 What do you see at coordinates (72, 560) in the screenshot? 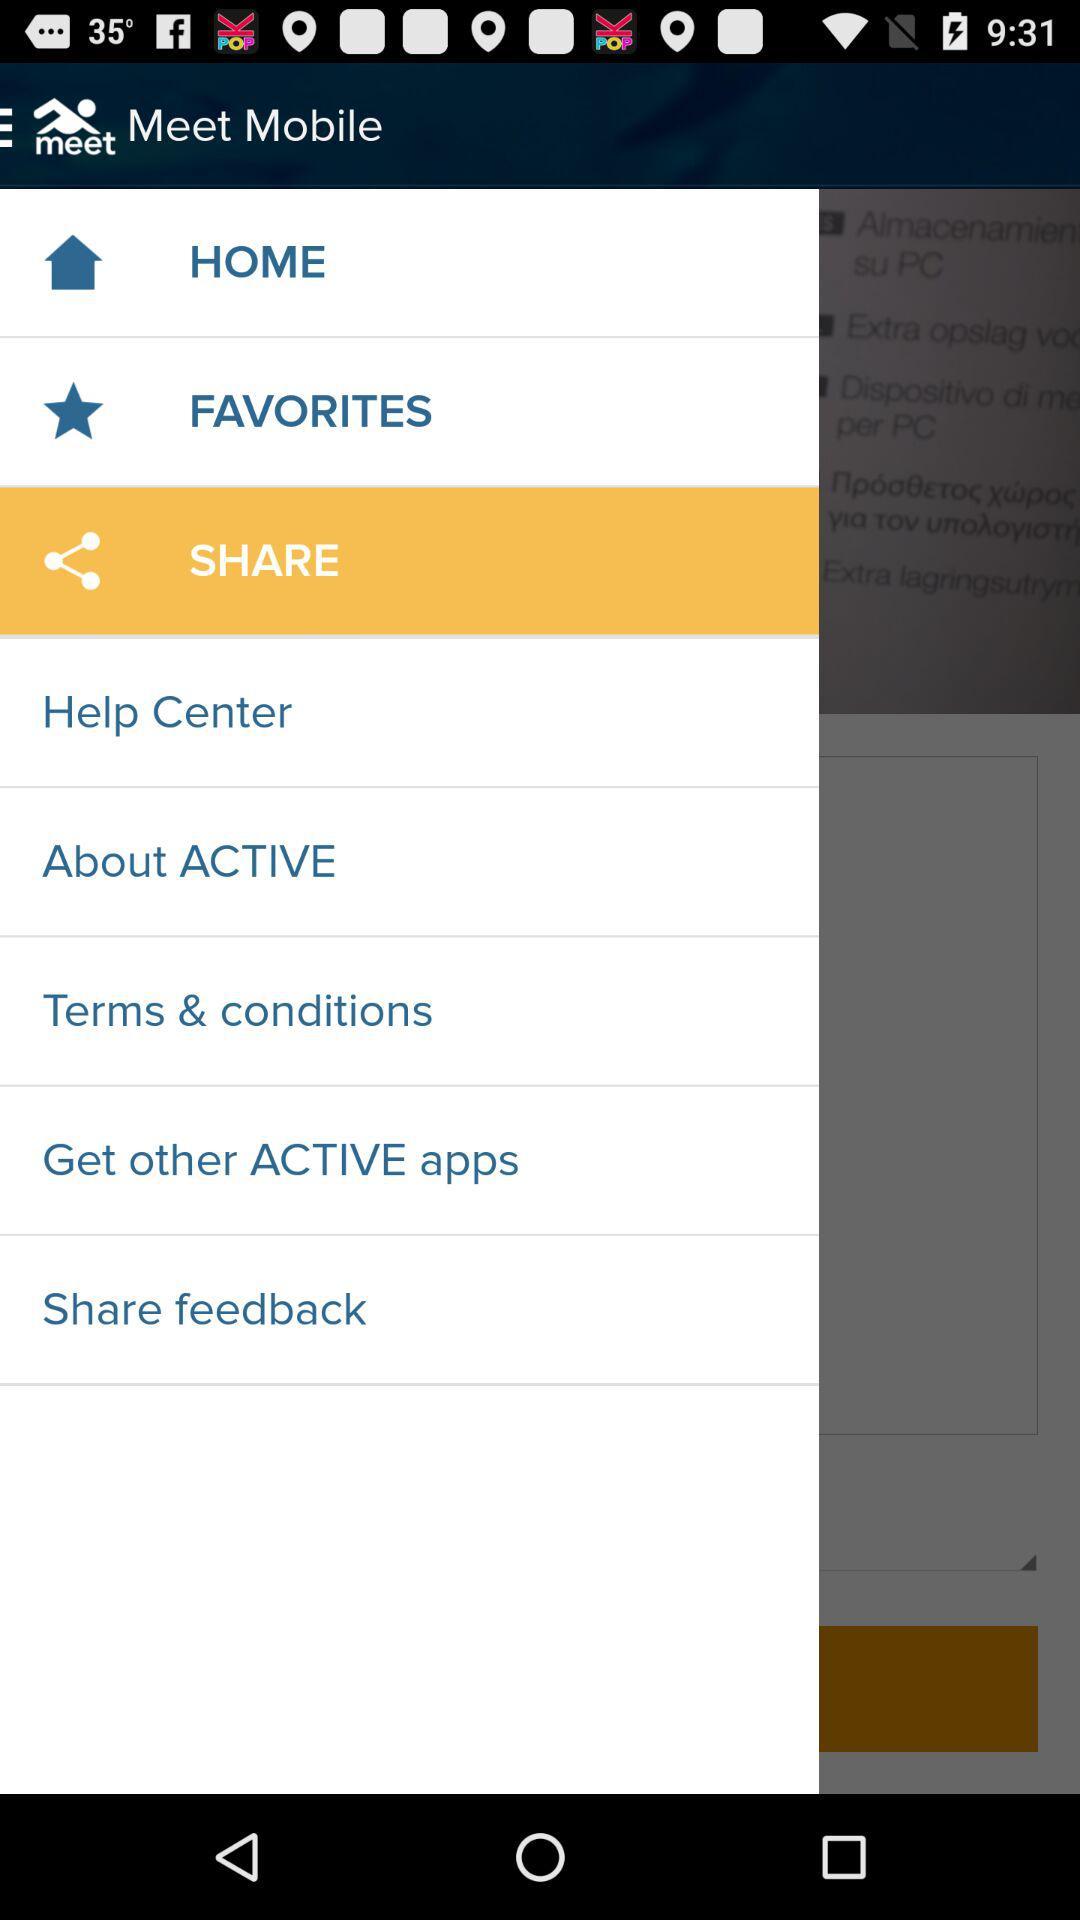
I see `share icon` at bounding box center [72, 560].